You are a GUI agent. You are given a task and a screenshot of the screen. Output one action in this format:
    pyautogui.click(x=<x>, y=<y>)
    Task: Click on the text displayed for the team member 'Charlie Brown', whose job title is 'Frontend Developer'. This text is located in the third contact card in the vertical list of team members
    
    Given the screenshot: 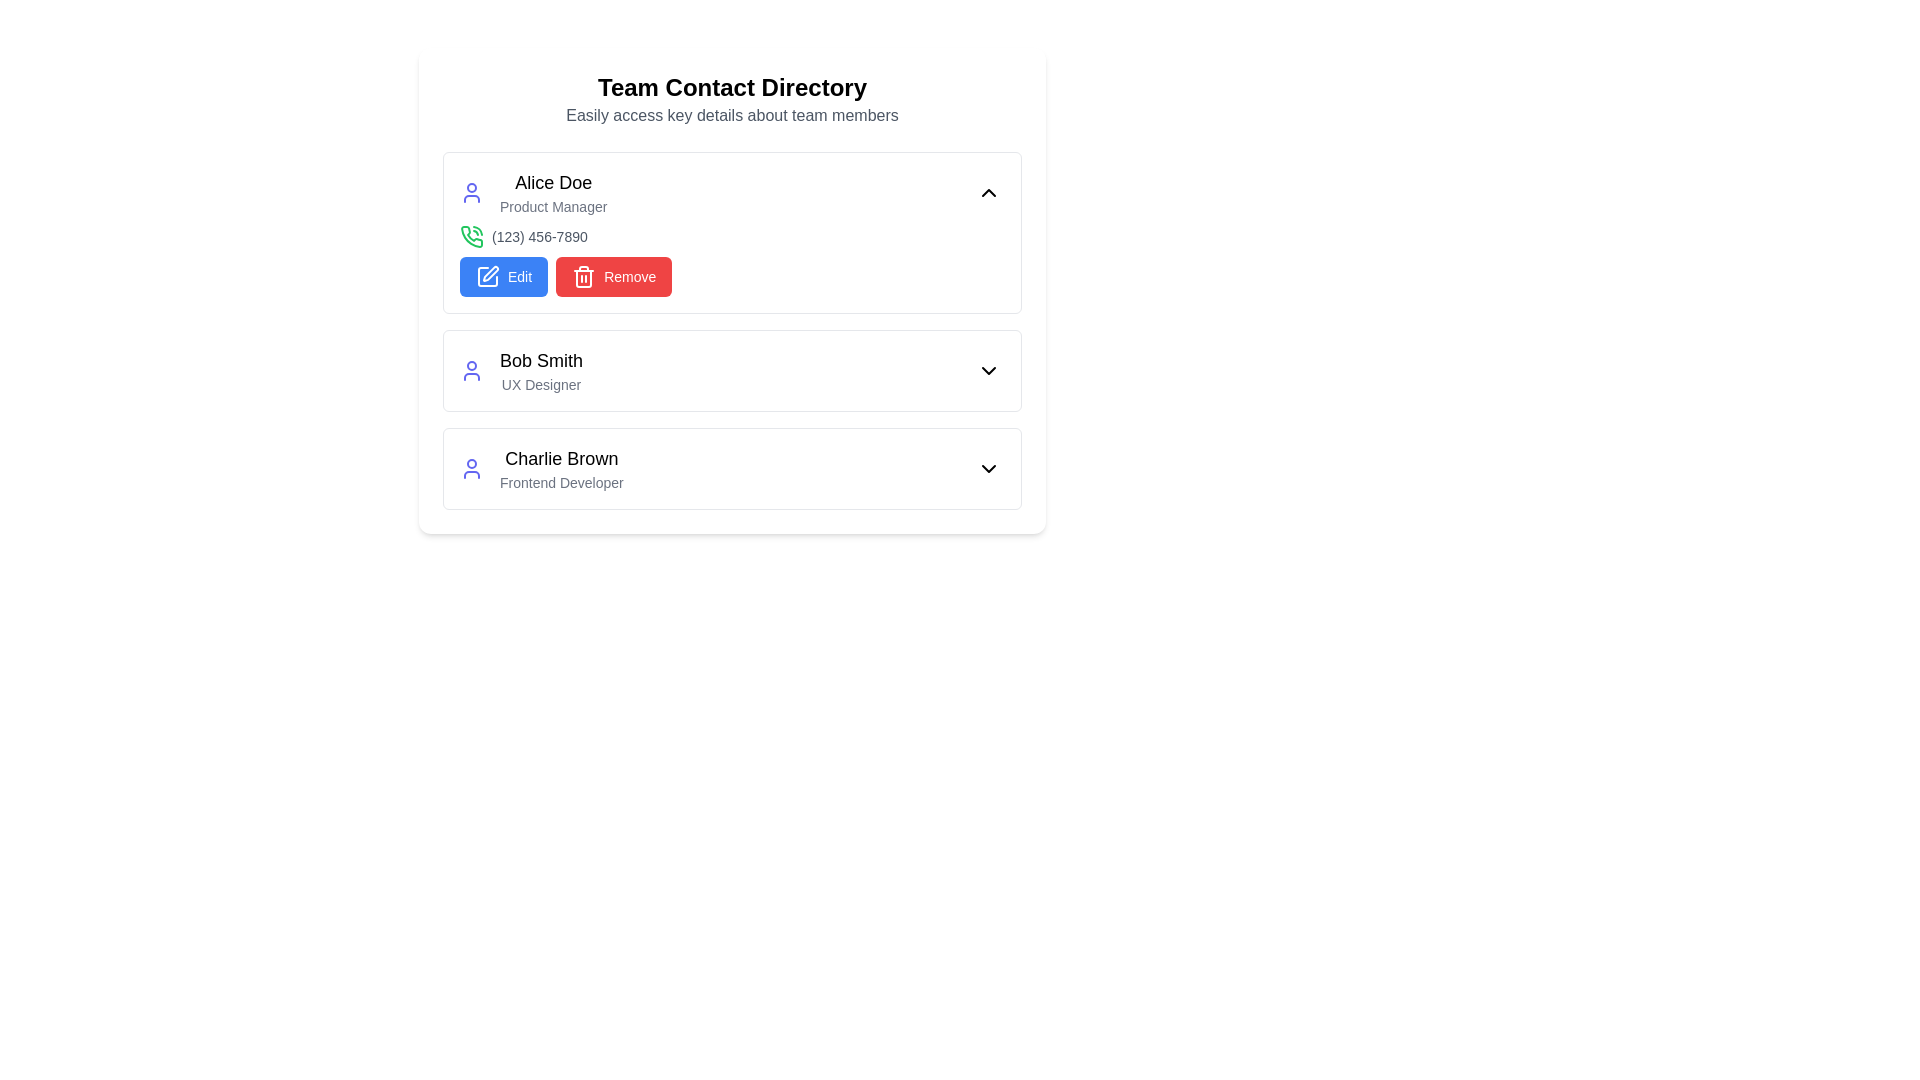 What is the action you would take?
    pyautogui.click(x=560, y=469)
    